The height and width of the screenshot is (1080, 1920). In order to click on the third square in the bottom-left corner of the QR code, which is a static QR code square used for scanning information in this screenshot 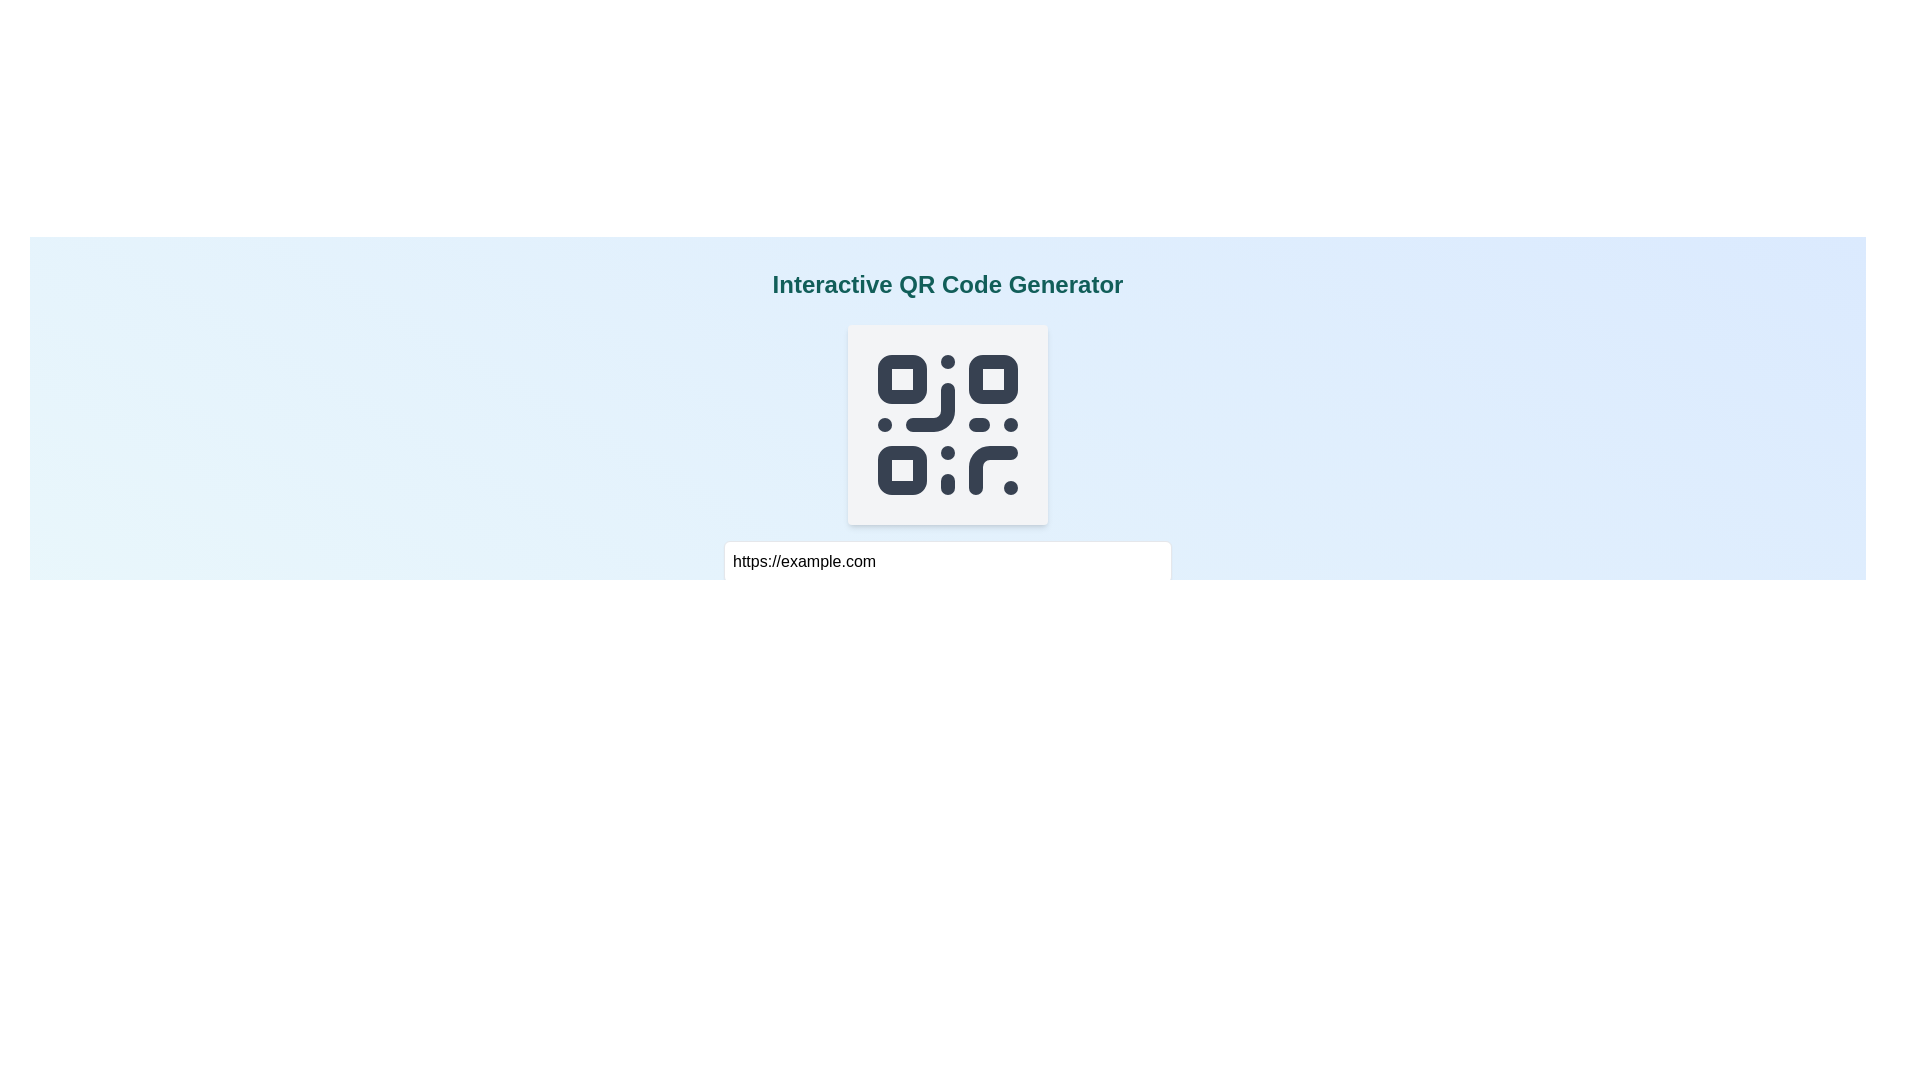, I will do `click(901, 470)`.